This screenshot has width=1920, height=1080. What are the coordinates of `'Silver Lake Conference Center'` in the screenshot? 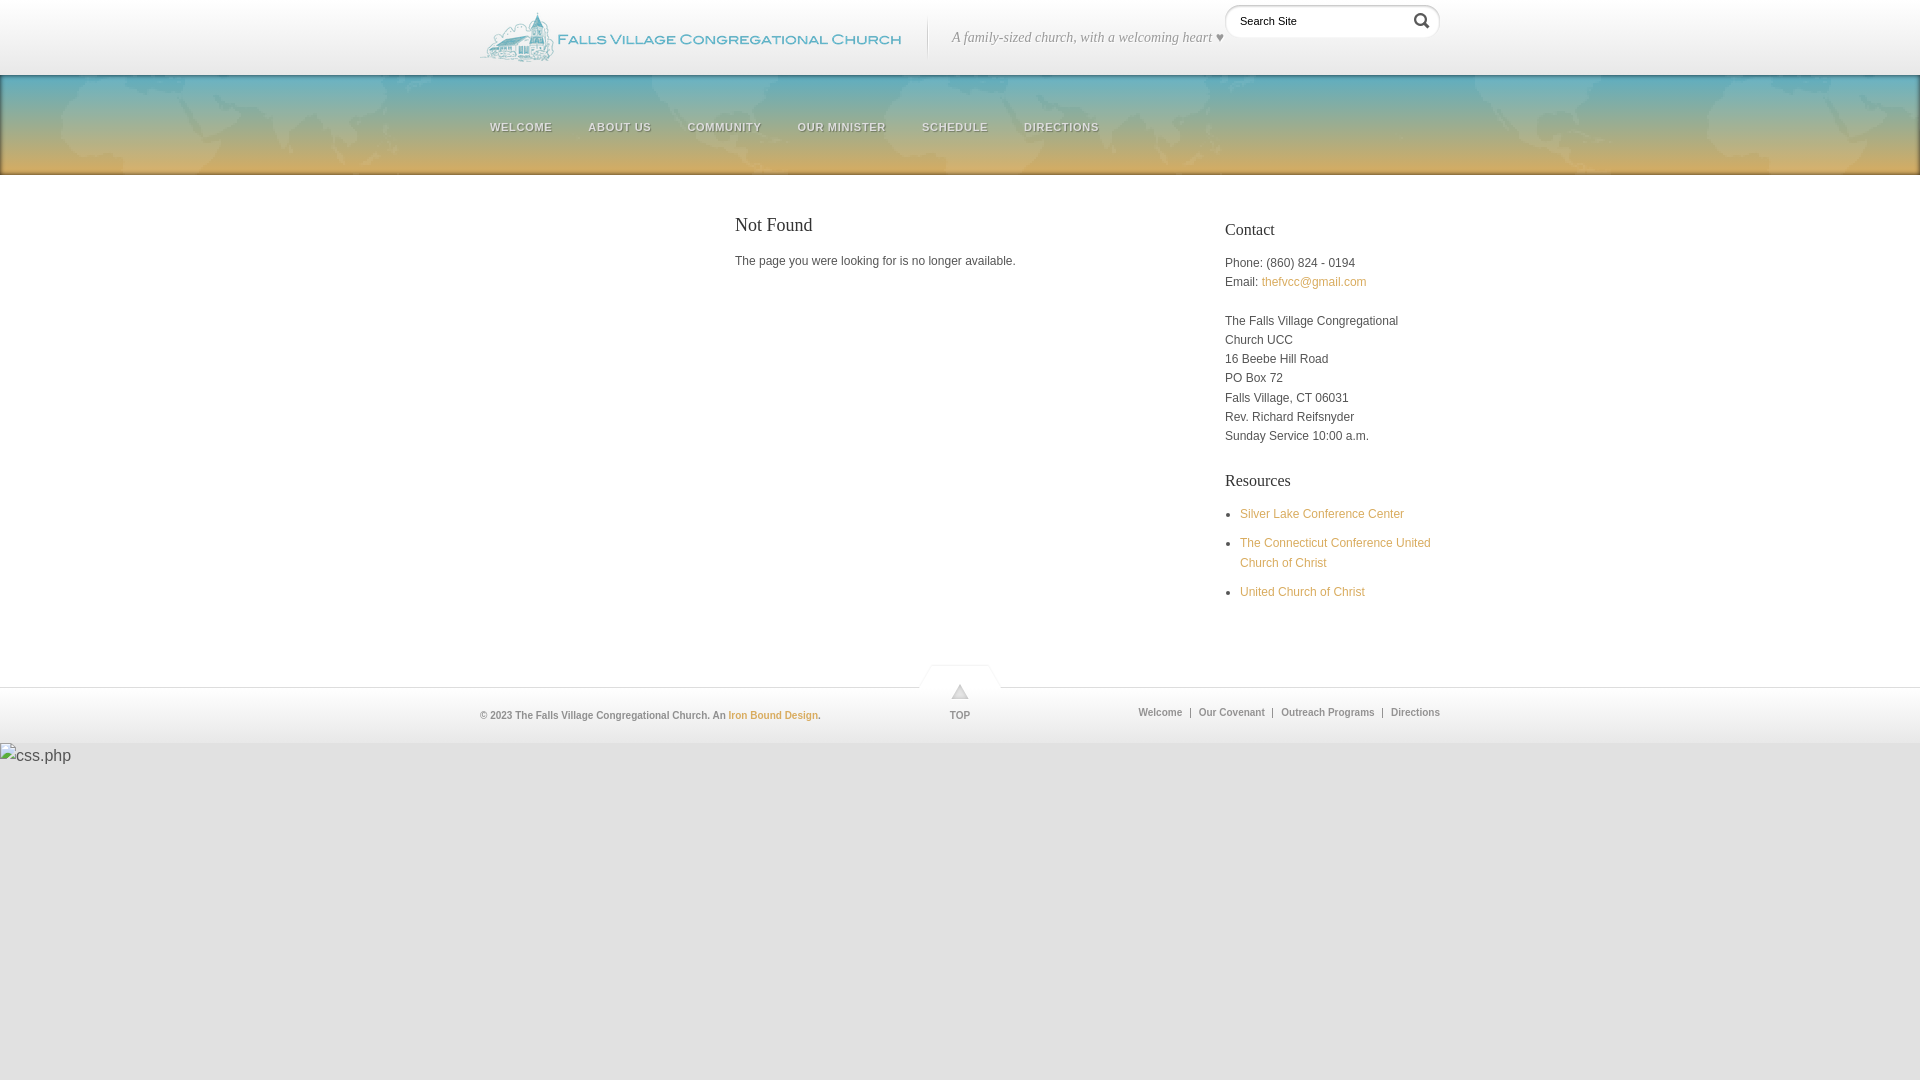 It's located at (1321, 512).